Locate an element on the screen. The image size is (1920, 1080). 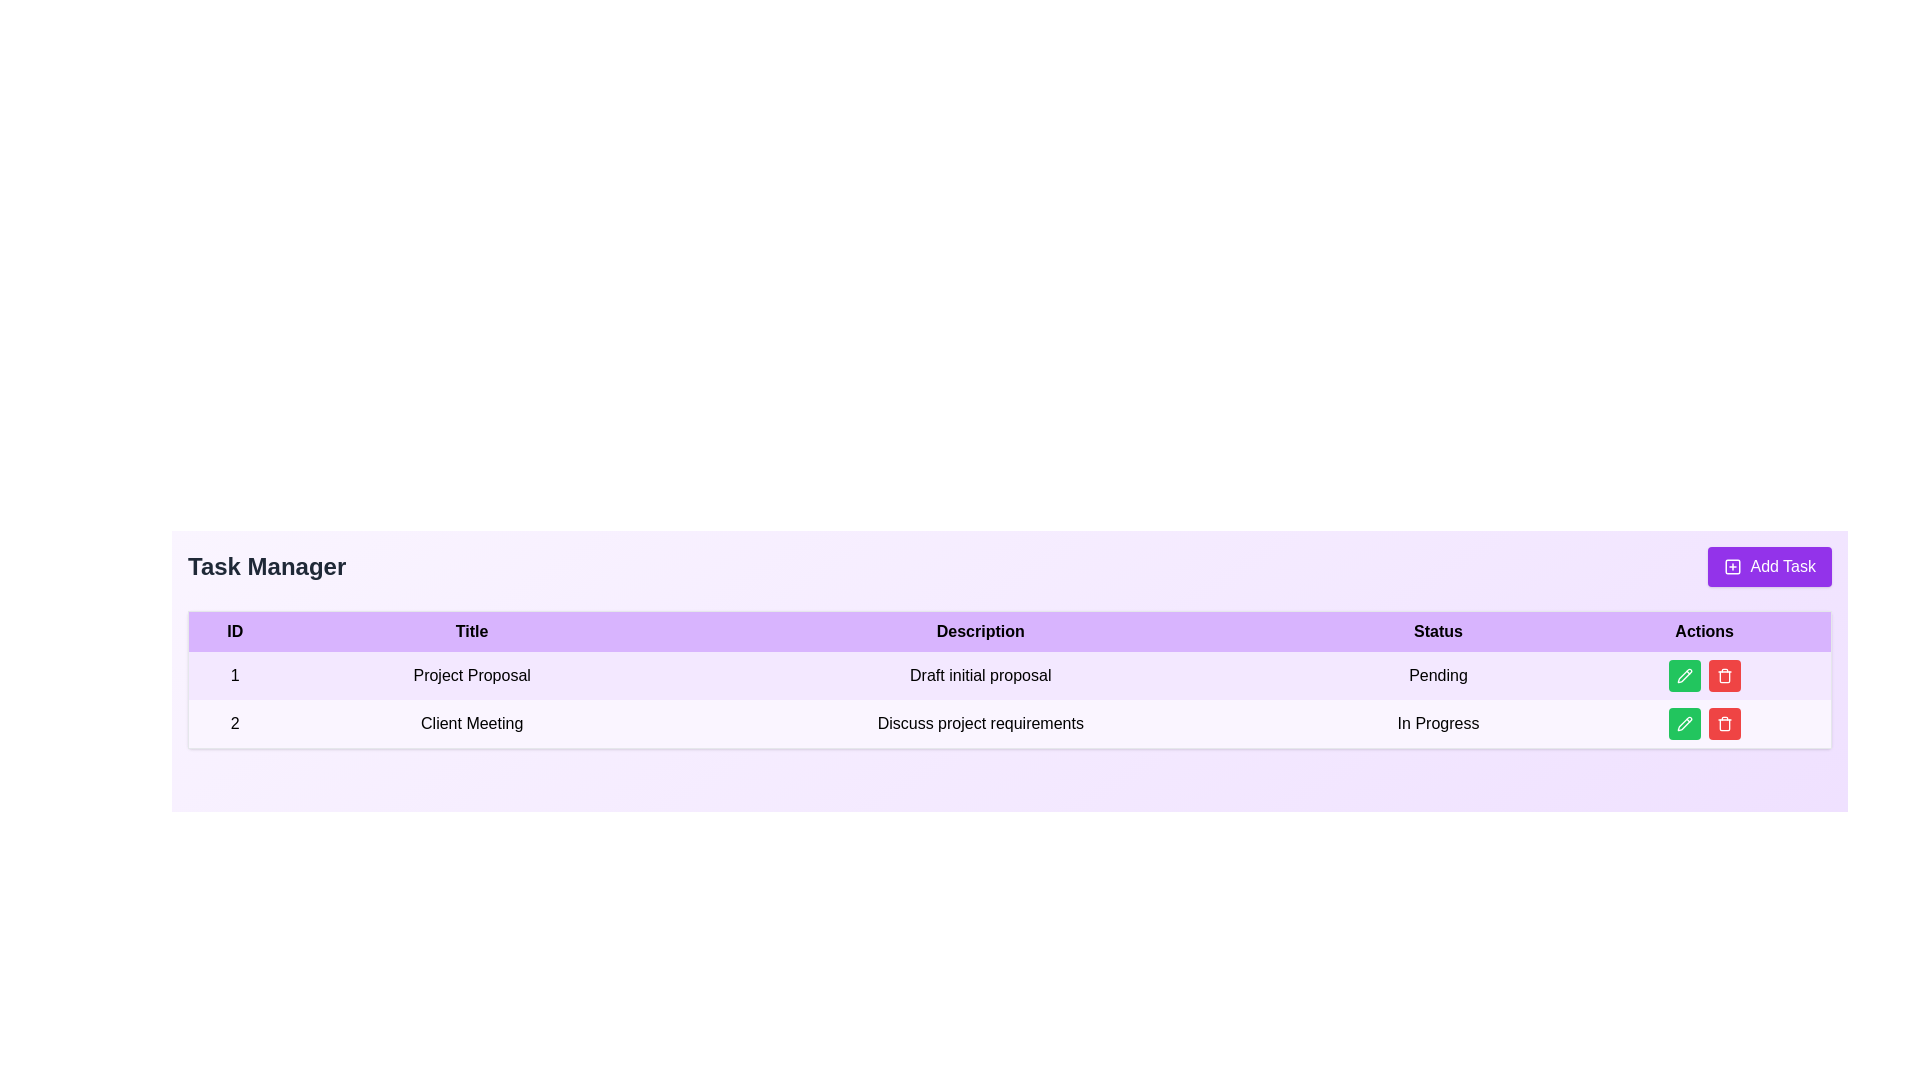
the title text element in the second row of the table under the 'Title' column, which identifies the task associated with ID '2' is located at coordinates (471, 724).